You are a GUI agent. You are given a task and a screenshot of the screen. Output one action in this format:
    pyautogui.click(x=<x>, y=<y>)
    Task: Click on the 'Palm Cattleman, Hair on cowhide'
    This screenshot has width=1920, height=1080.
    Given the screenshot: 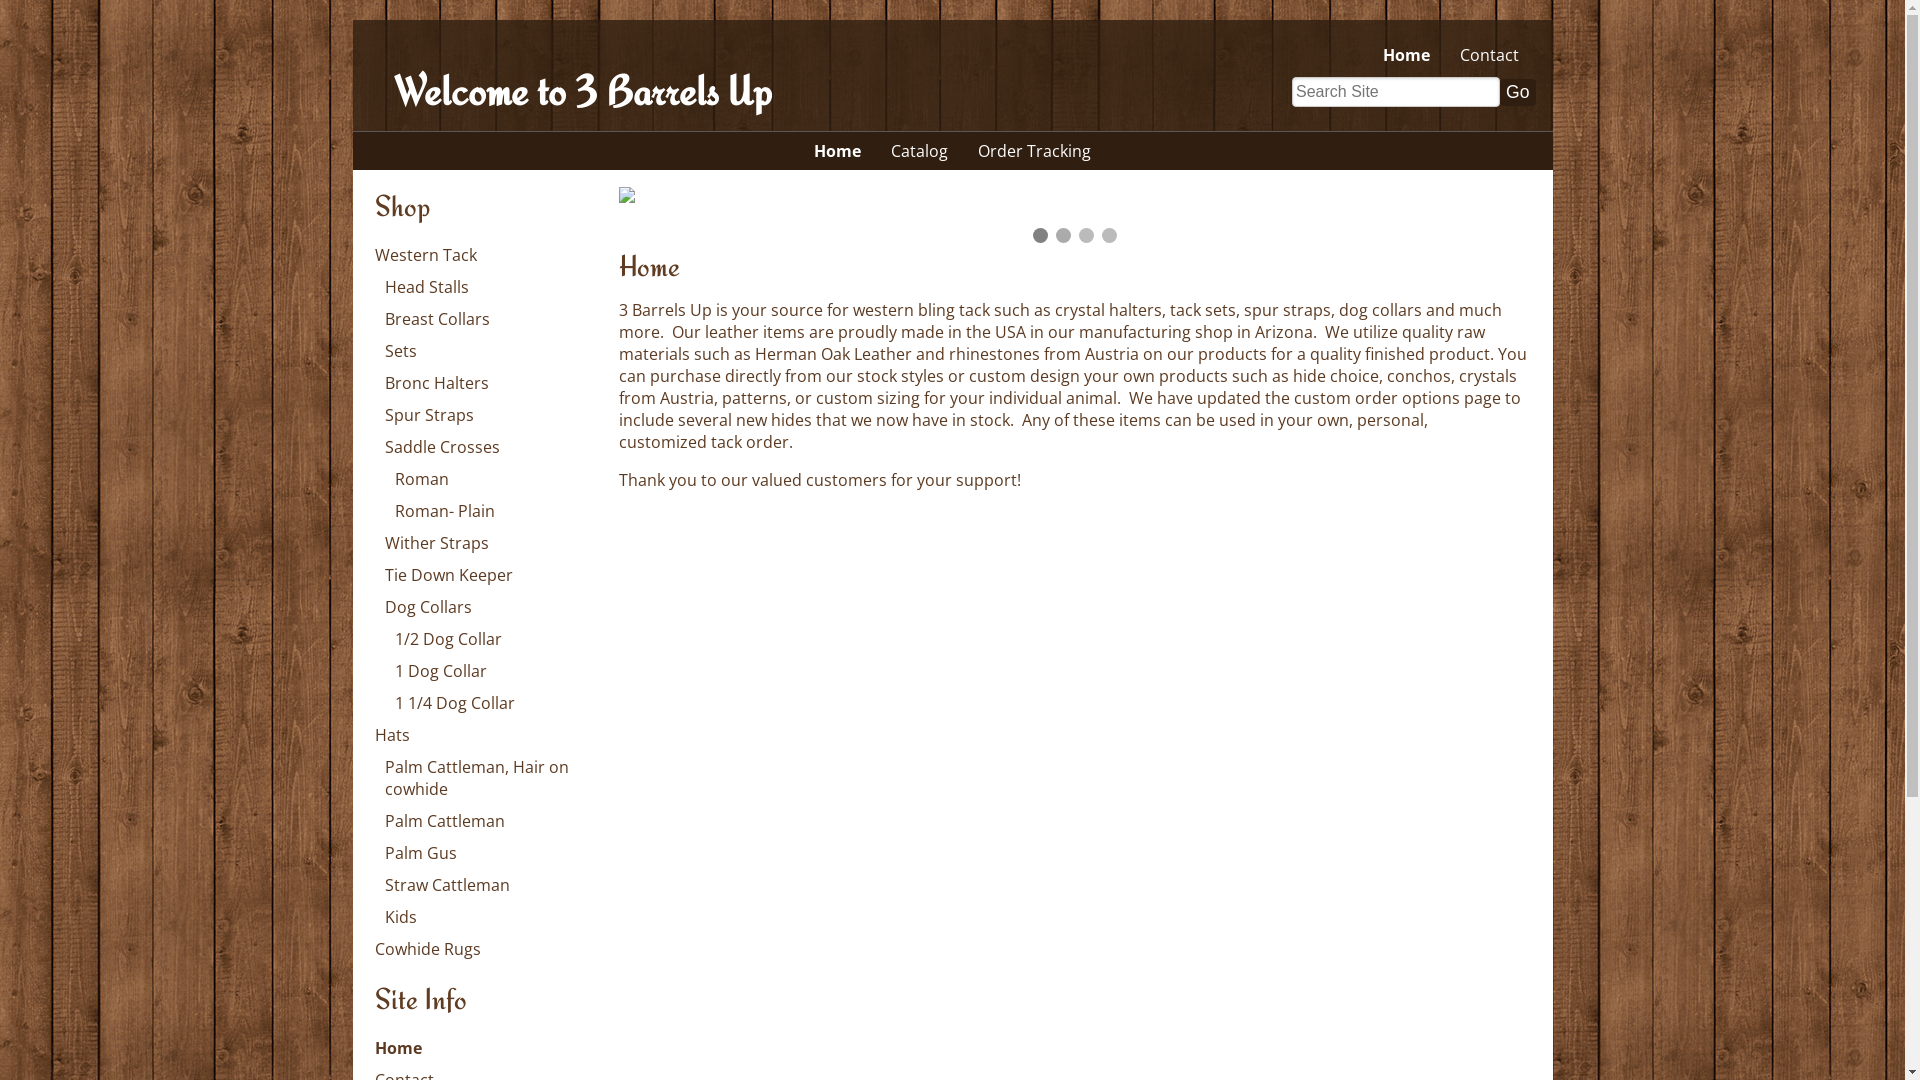 What is the action you would take?
    pyautogui.click(x=486, y=777)
    